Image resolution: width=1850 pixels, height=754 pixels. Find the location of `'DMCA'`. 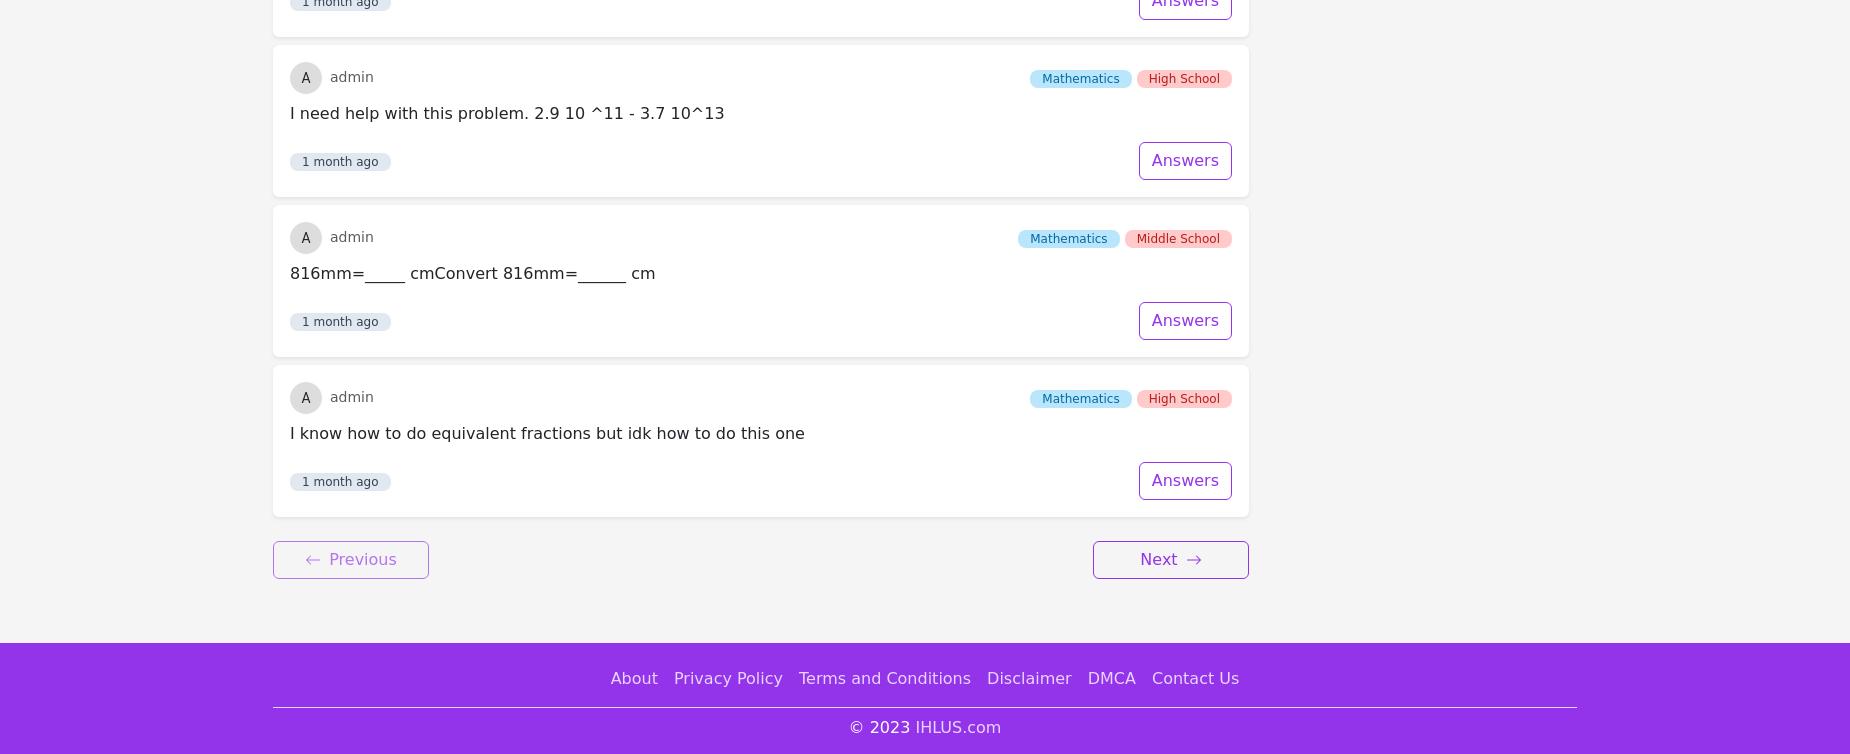

'DMCA' is located at coordinates (1109, 465).